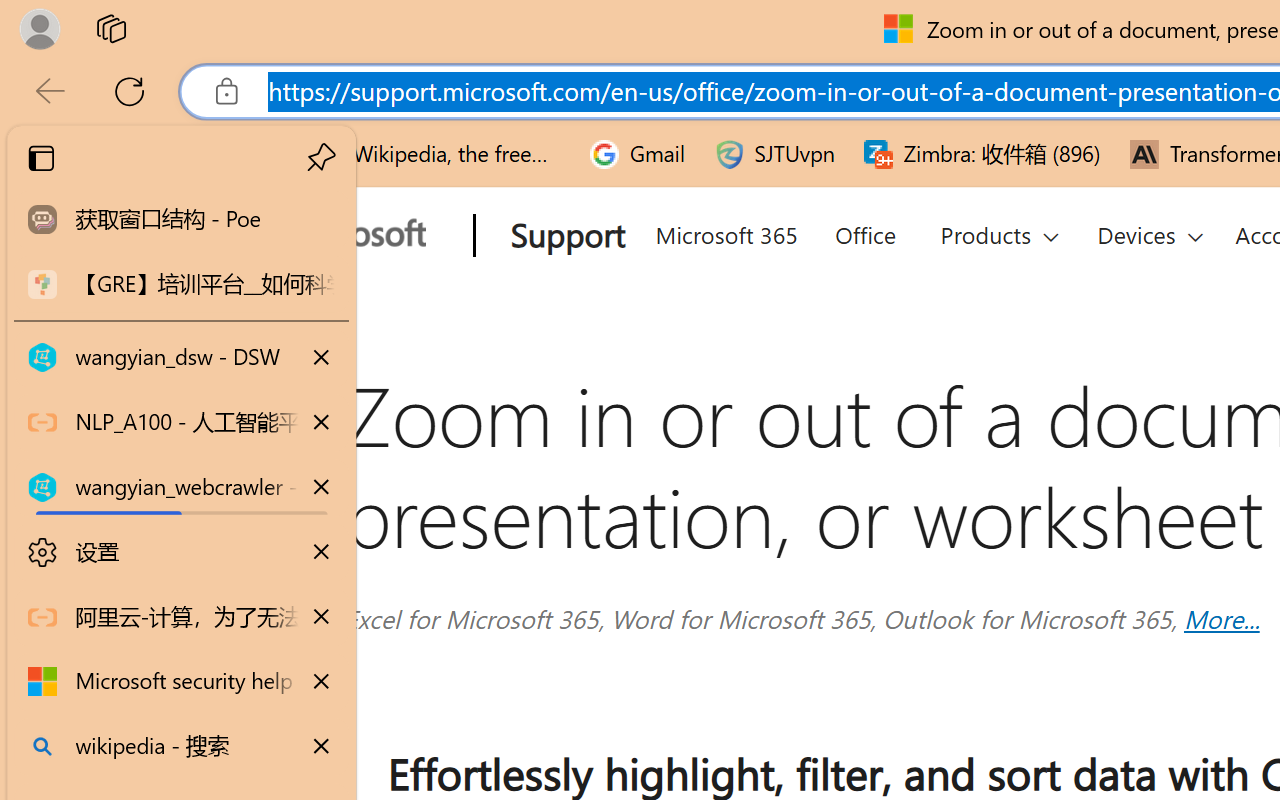 This screenshot has width=1280, height=800. Describe the element at coordinates (181, 358) in the screenshot. I see `'wangyian_dsw - DSW'` at that location.